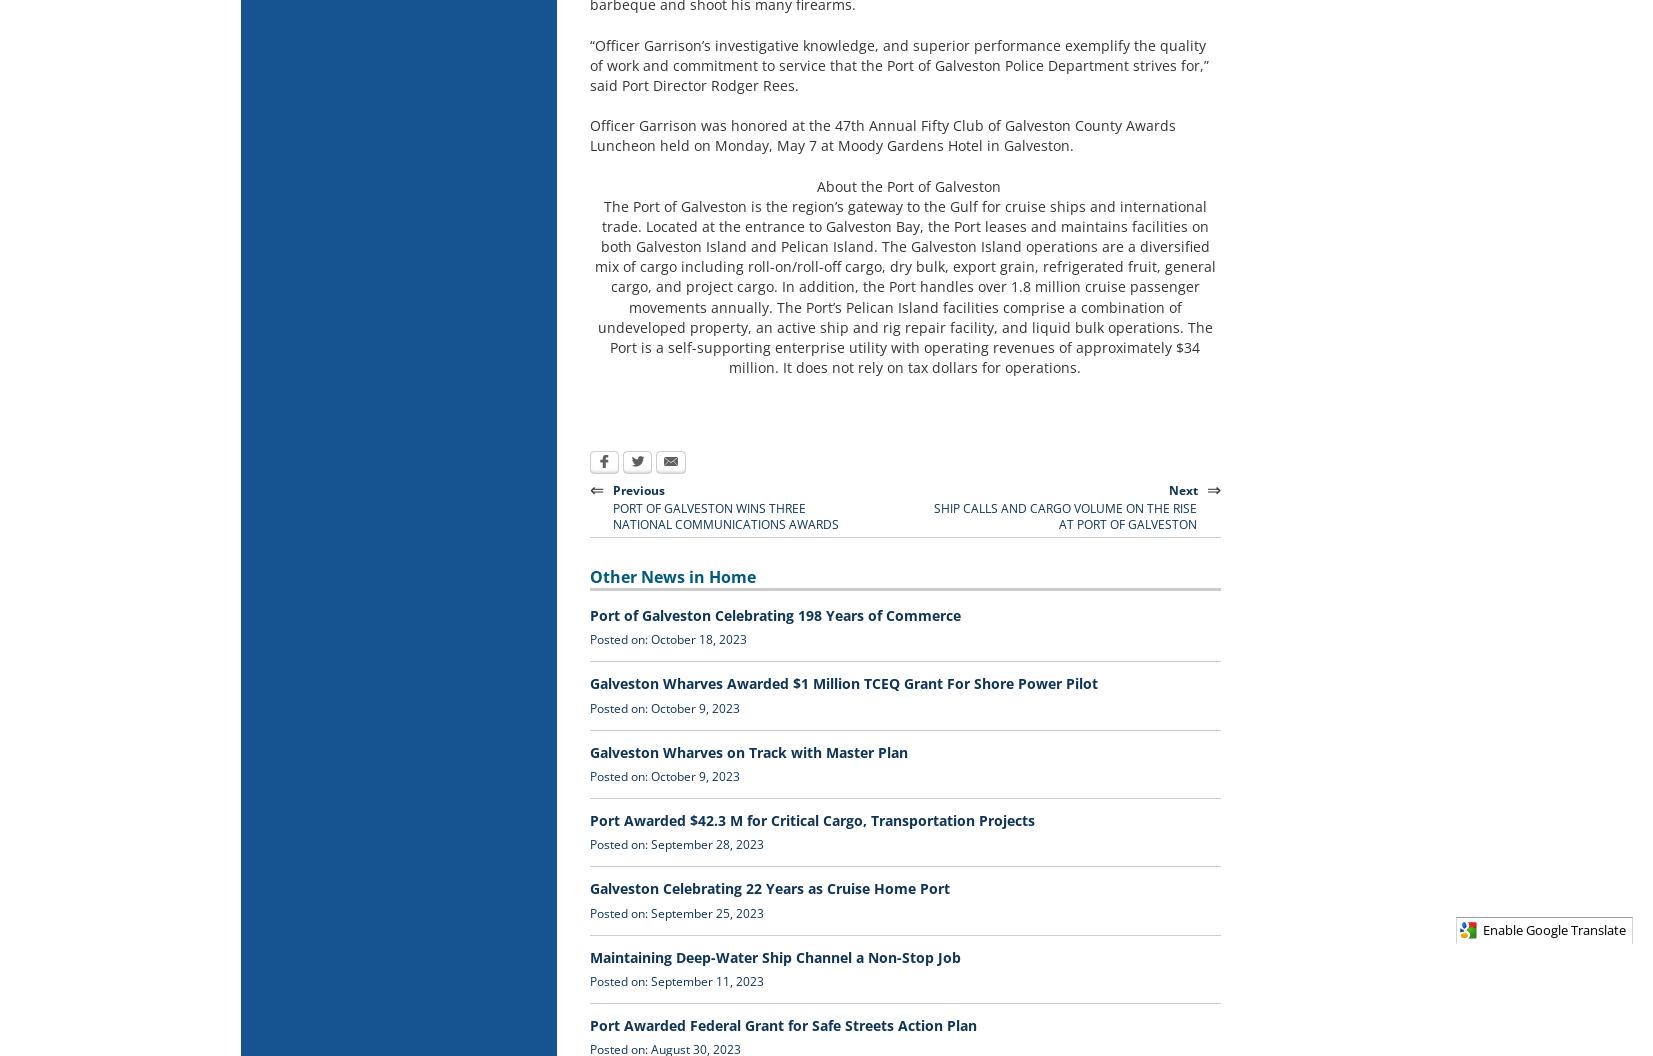 Image resolution: width=1653 pixels, height=1056 pixels. I want to click on 'Previous', so click(637, 488).